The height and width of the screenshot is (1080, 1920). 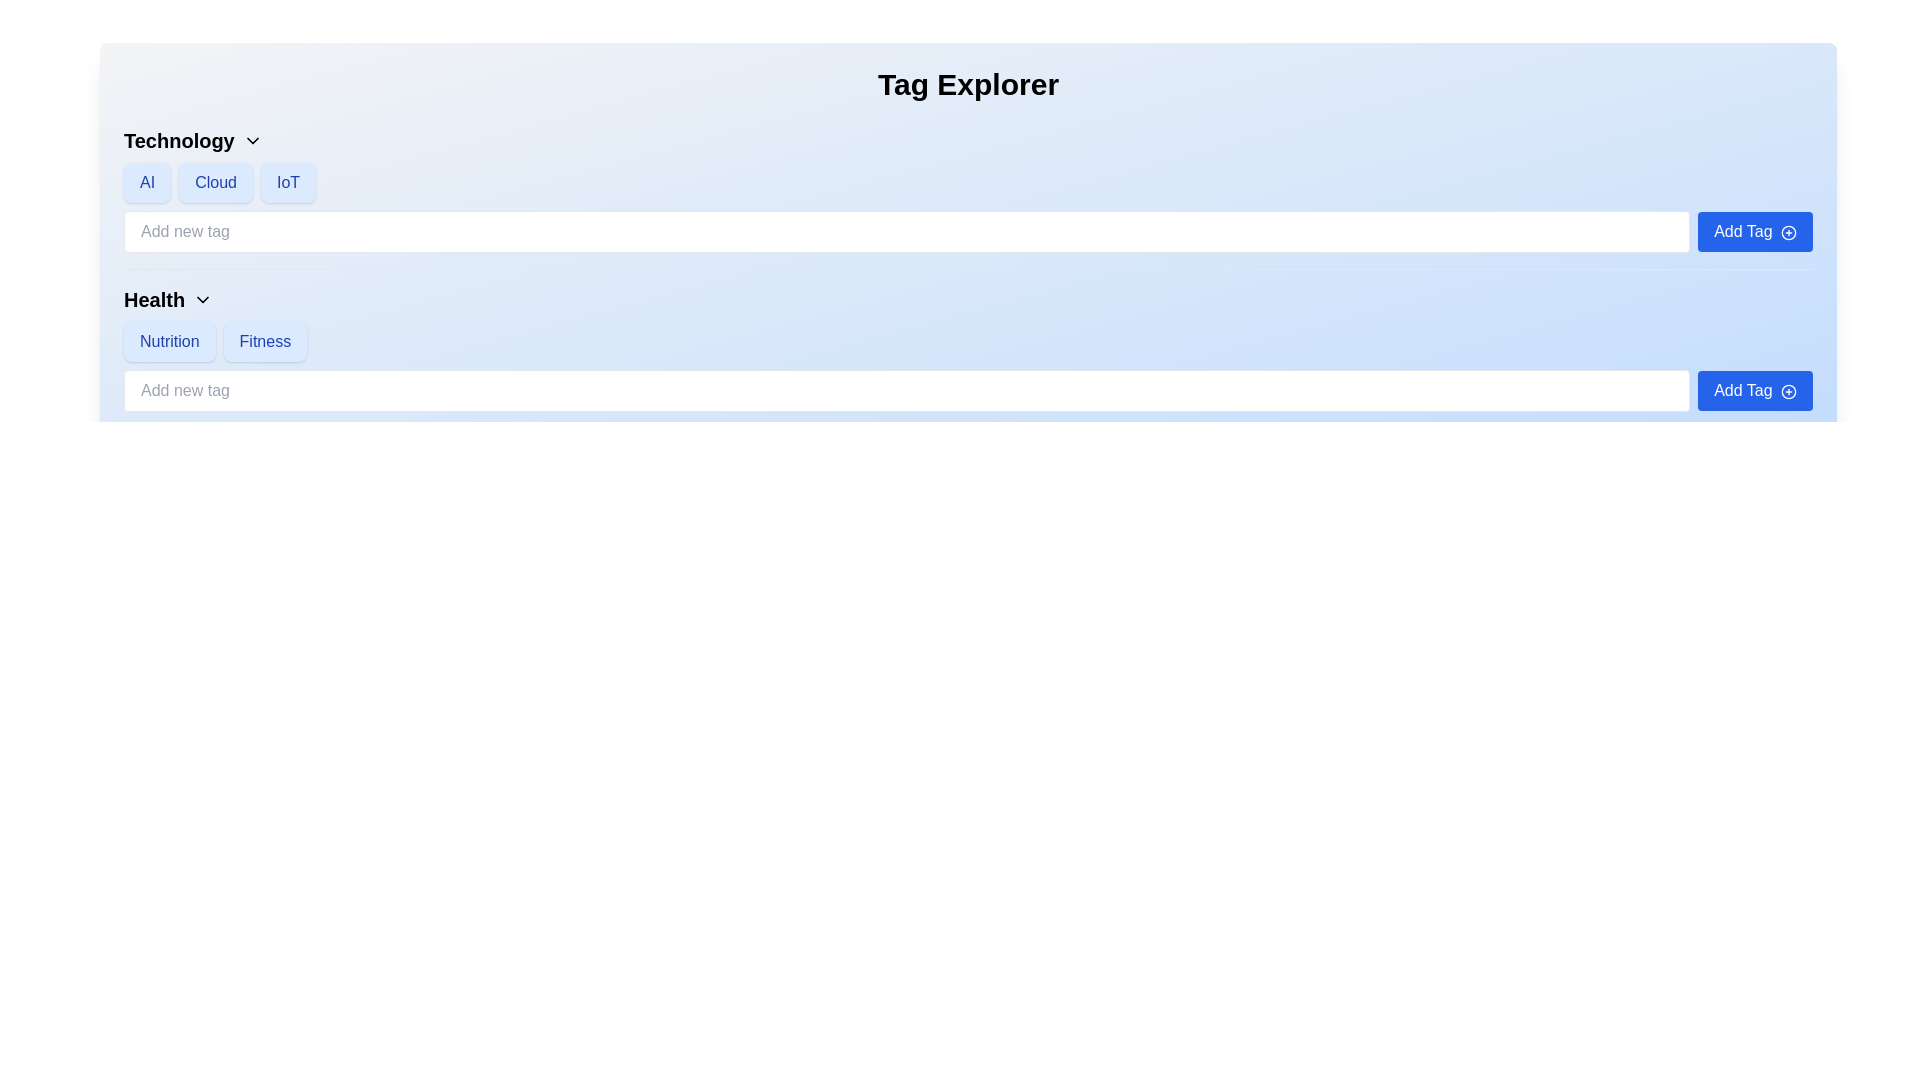 What do you see at coordinates (251, 140) in the screenshot?
I see `the downward-facing chevron icon next to the 'Technology' label` at bounding box center [251, 140].